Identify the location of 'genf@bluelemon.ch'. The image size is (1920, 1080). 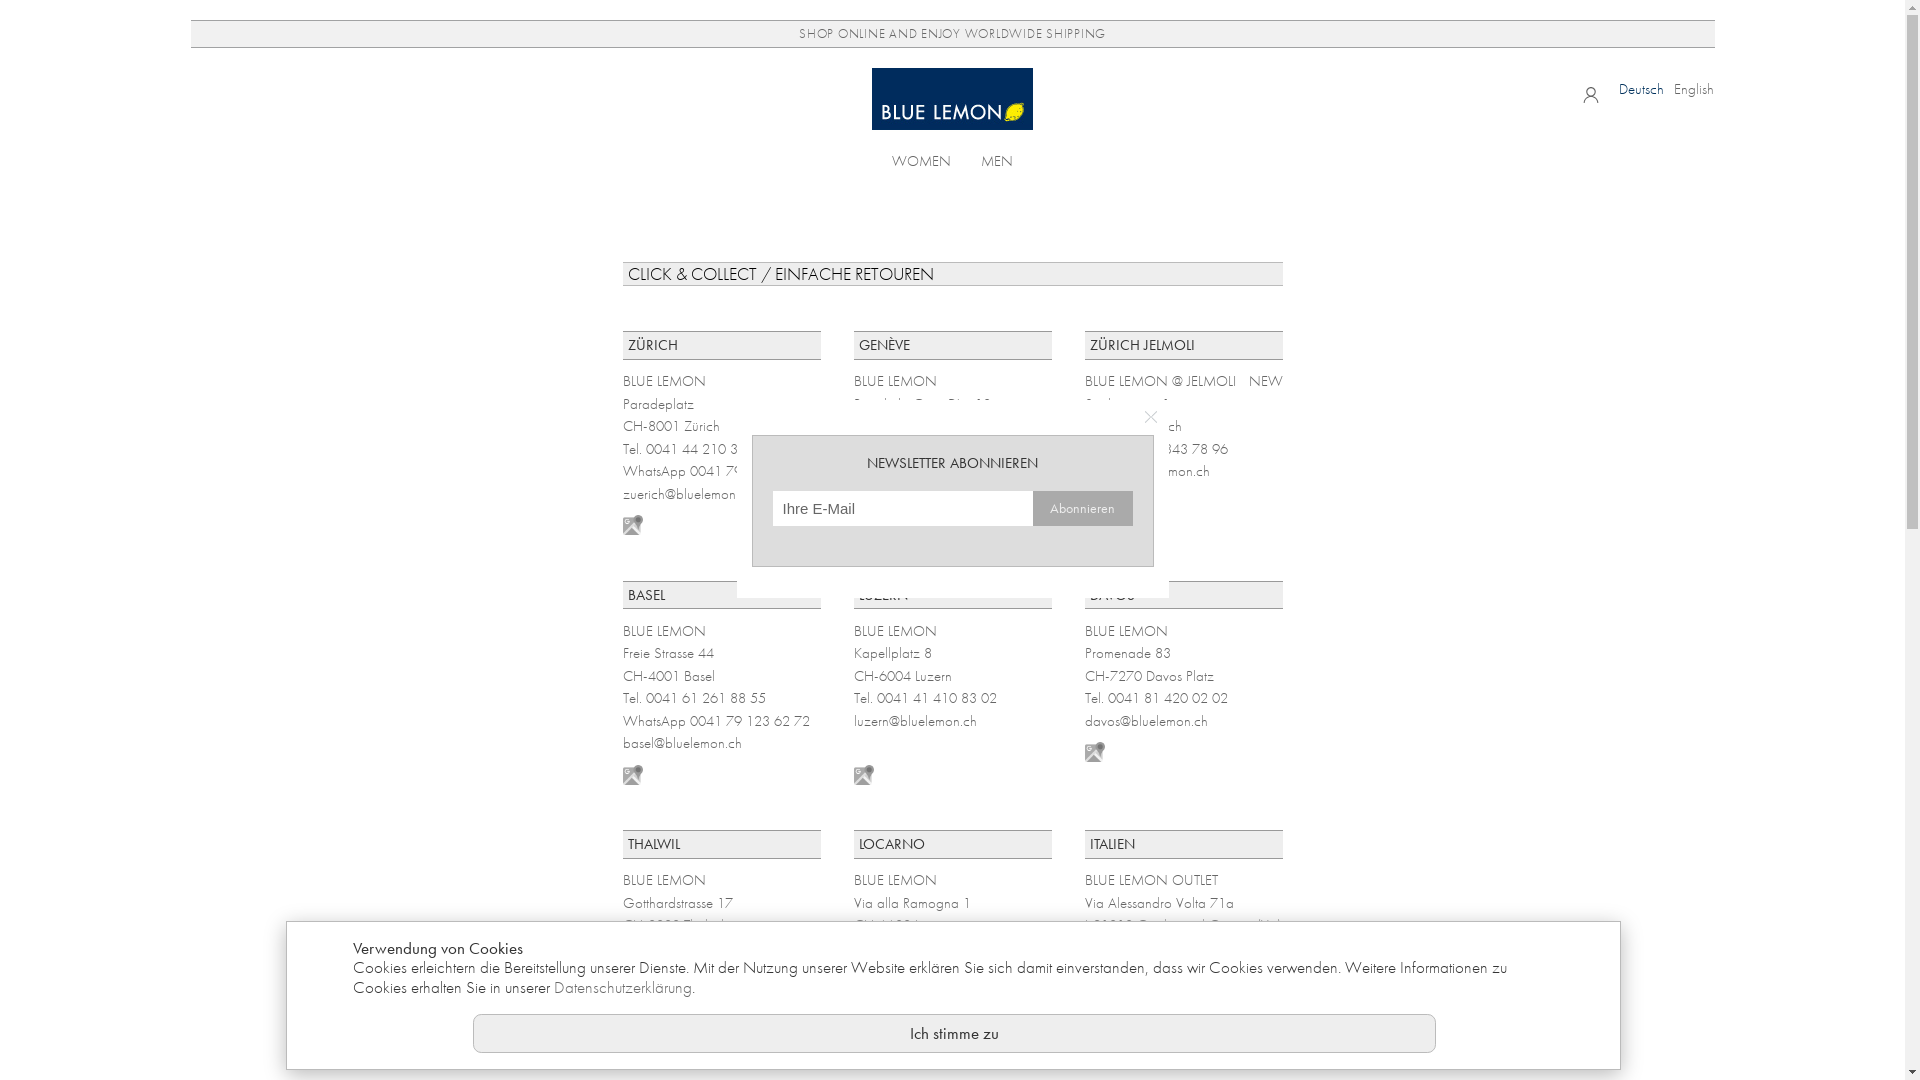
(854, 493).